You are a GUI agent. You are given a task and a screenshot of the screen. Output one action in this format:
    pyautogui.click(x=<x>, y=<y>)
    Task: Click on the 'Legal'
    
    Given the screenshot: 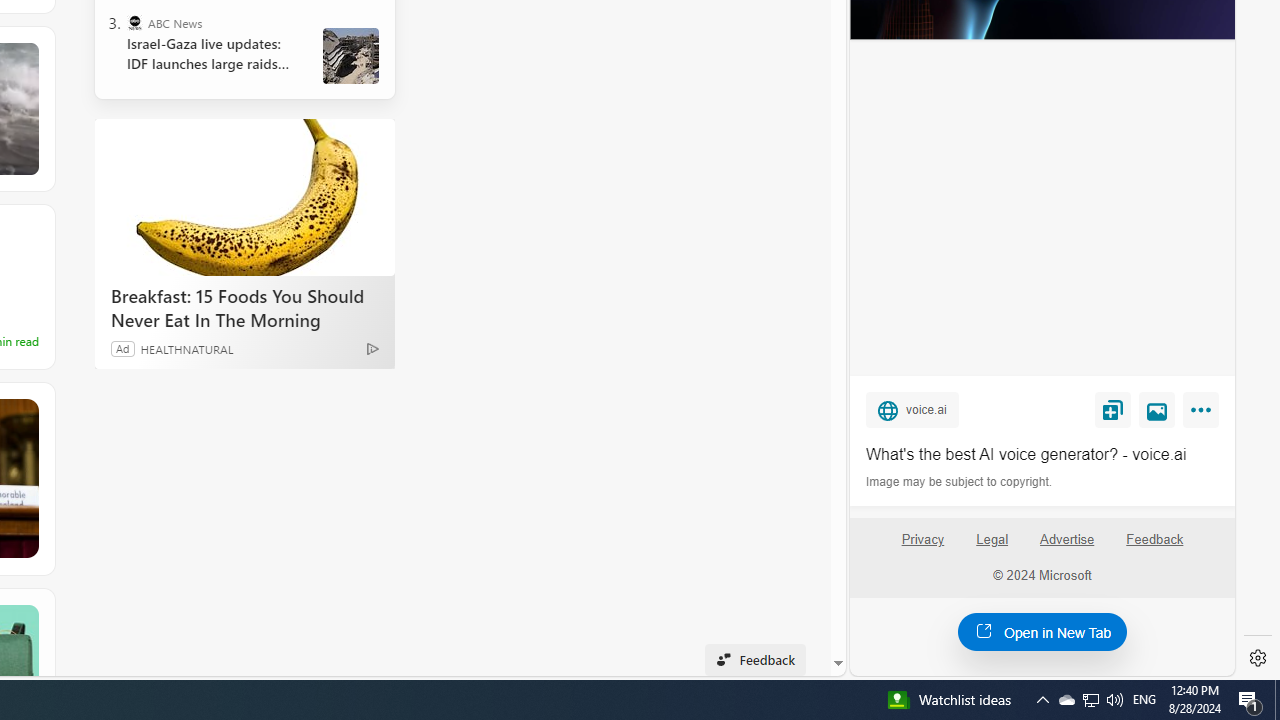 What is the action you would take?
    pyautogui.click(x=992, y=538)
    